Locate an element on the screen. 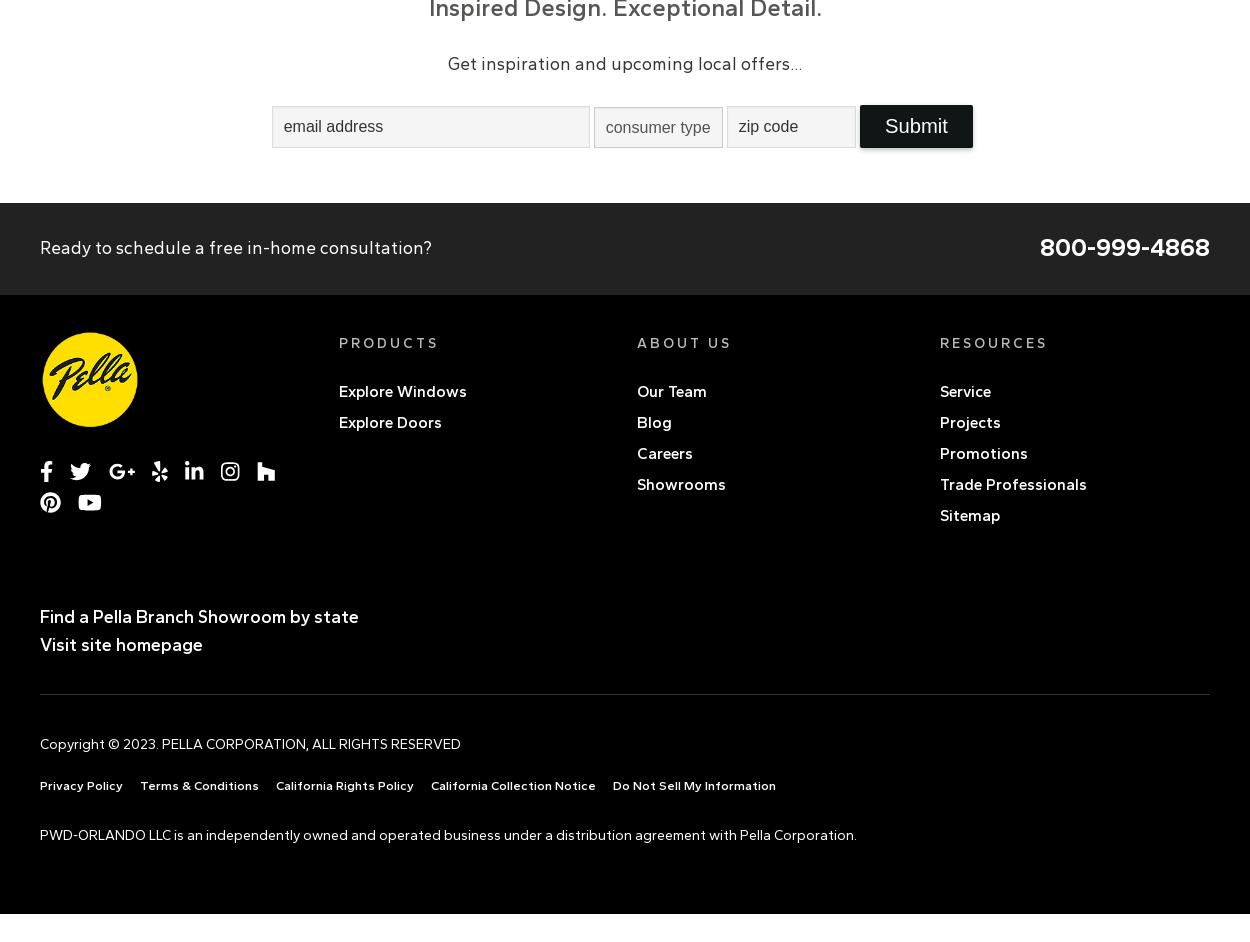 The height and width of the screenshot is (942, 1250). 'About Us' is located at coordinates (684, 342).